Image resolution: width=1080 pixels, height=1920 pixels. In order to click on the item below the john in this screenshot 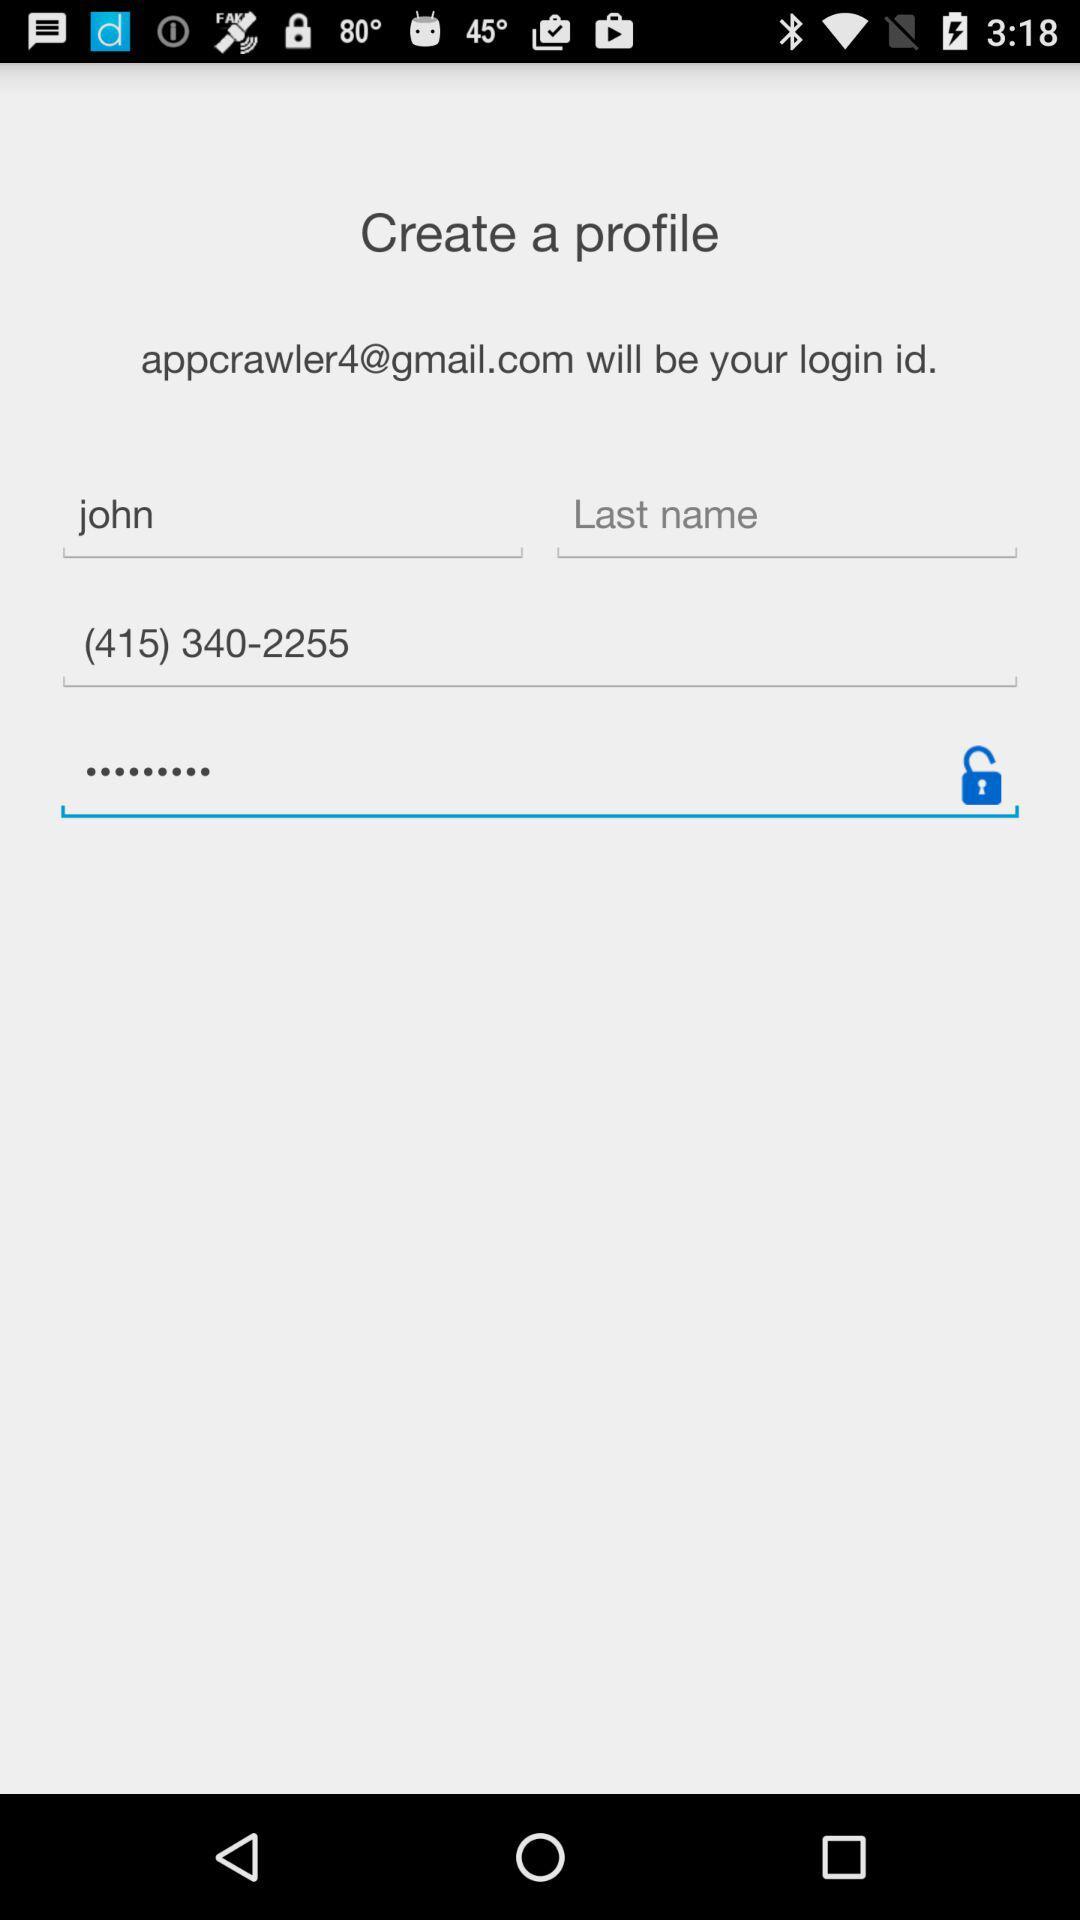, I will do `click(540, 646)`.